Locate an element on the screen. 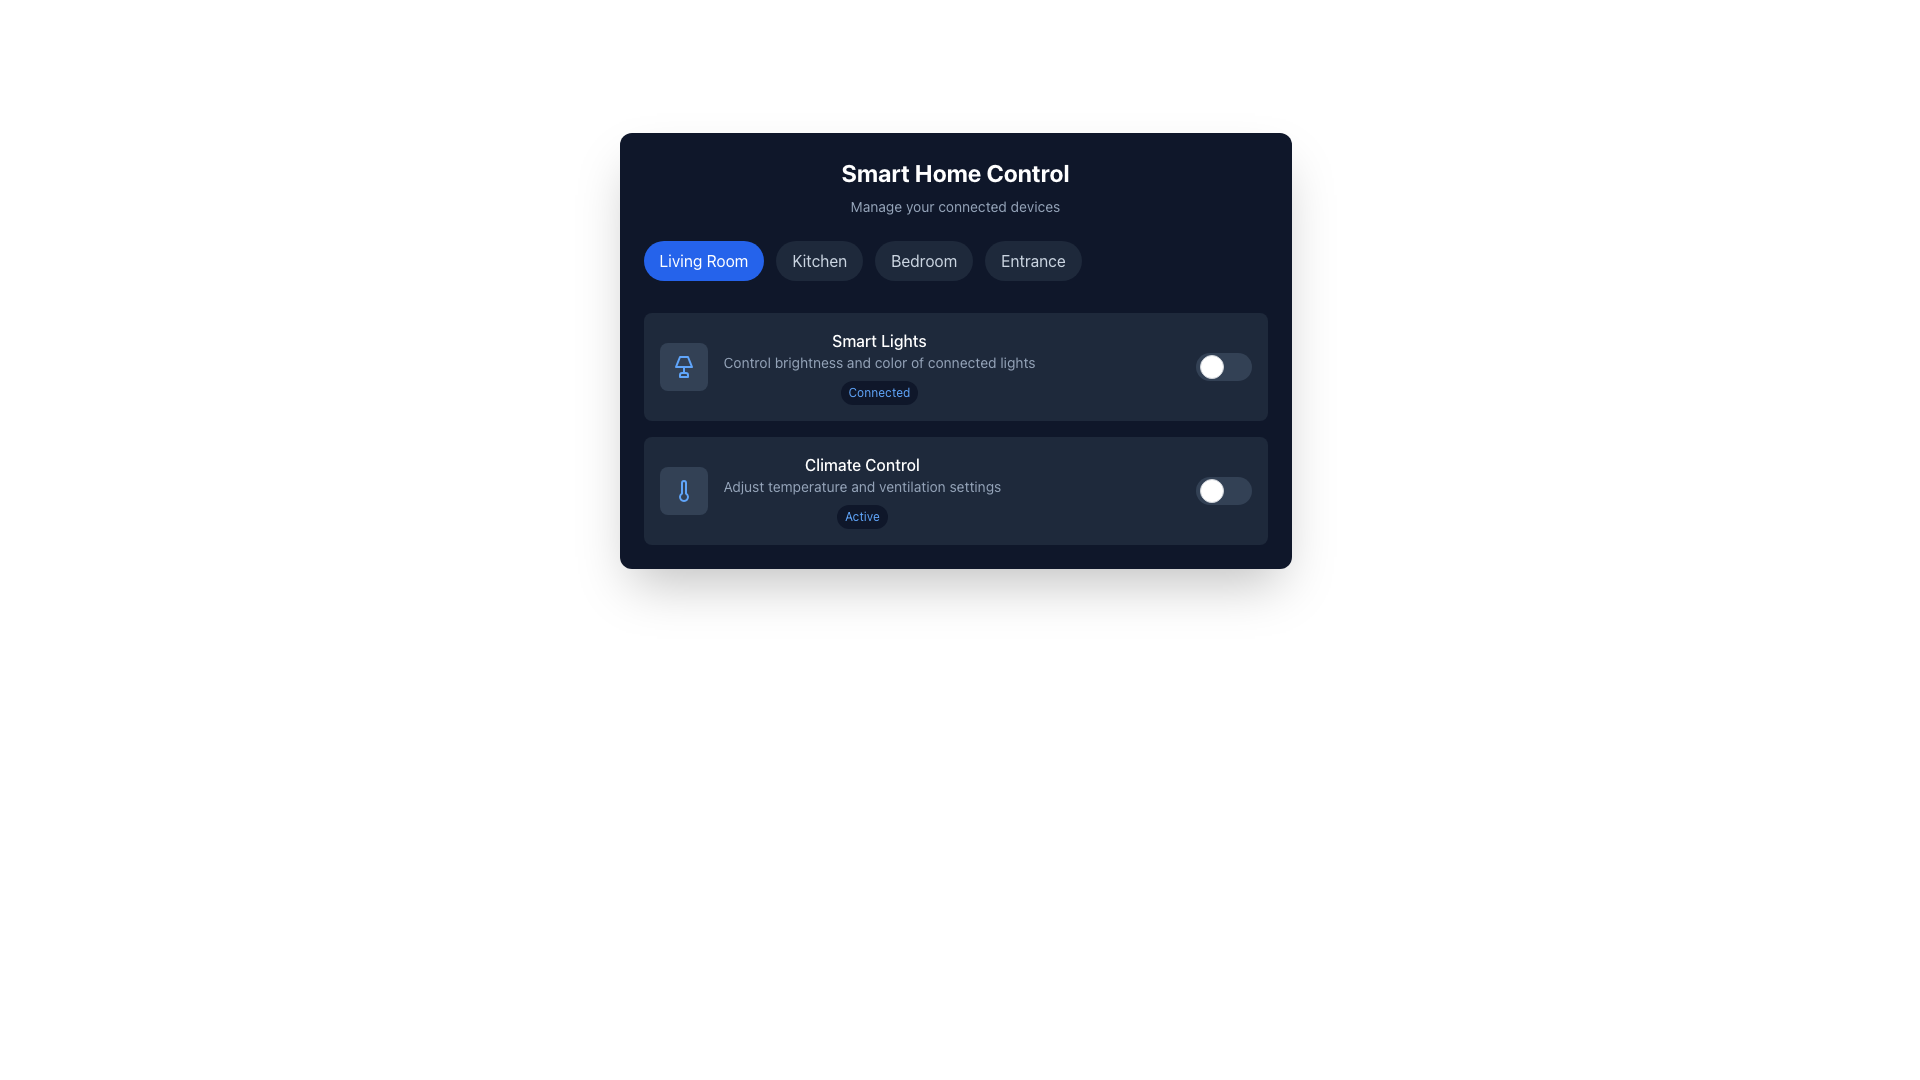 This screenshot has width=1920, height=1080. the Information and control card for smart lights, which is centrally positioned above the Climate Control card in the interface is located at coordinates (847, 366).